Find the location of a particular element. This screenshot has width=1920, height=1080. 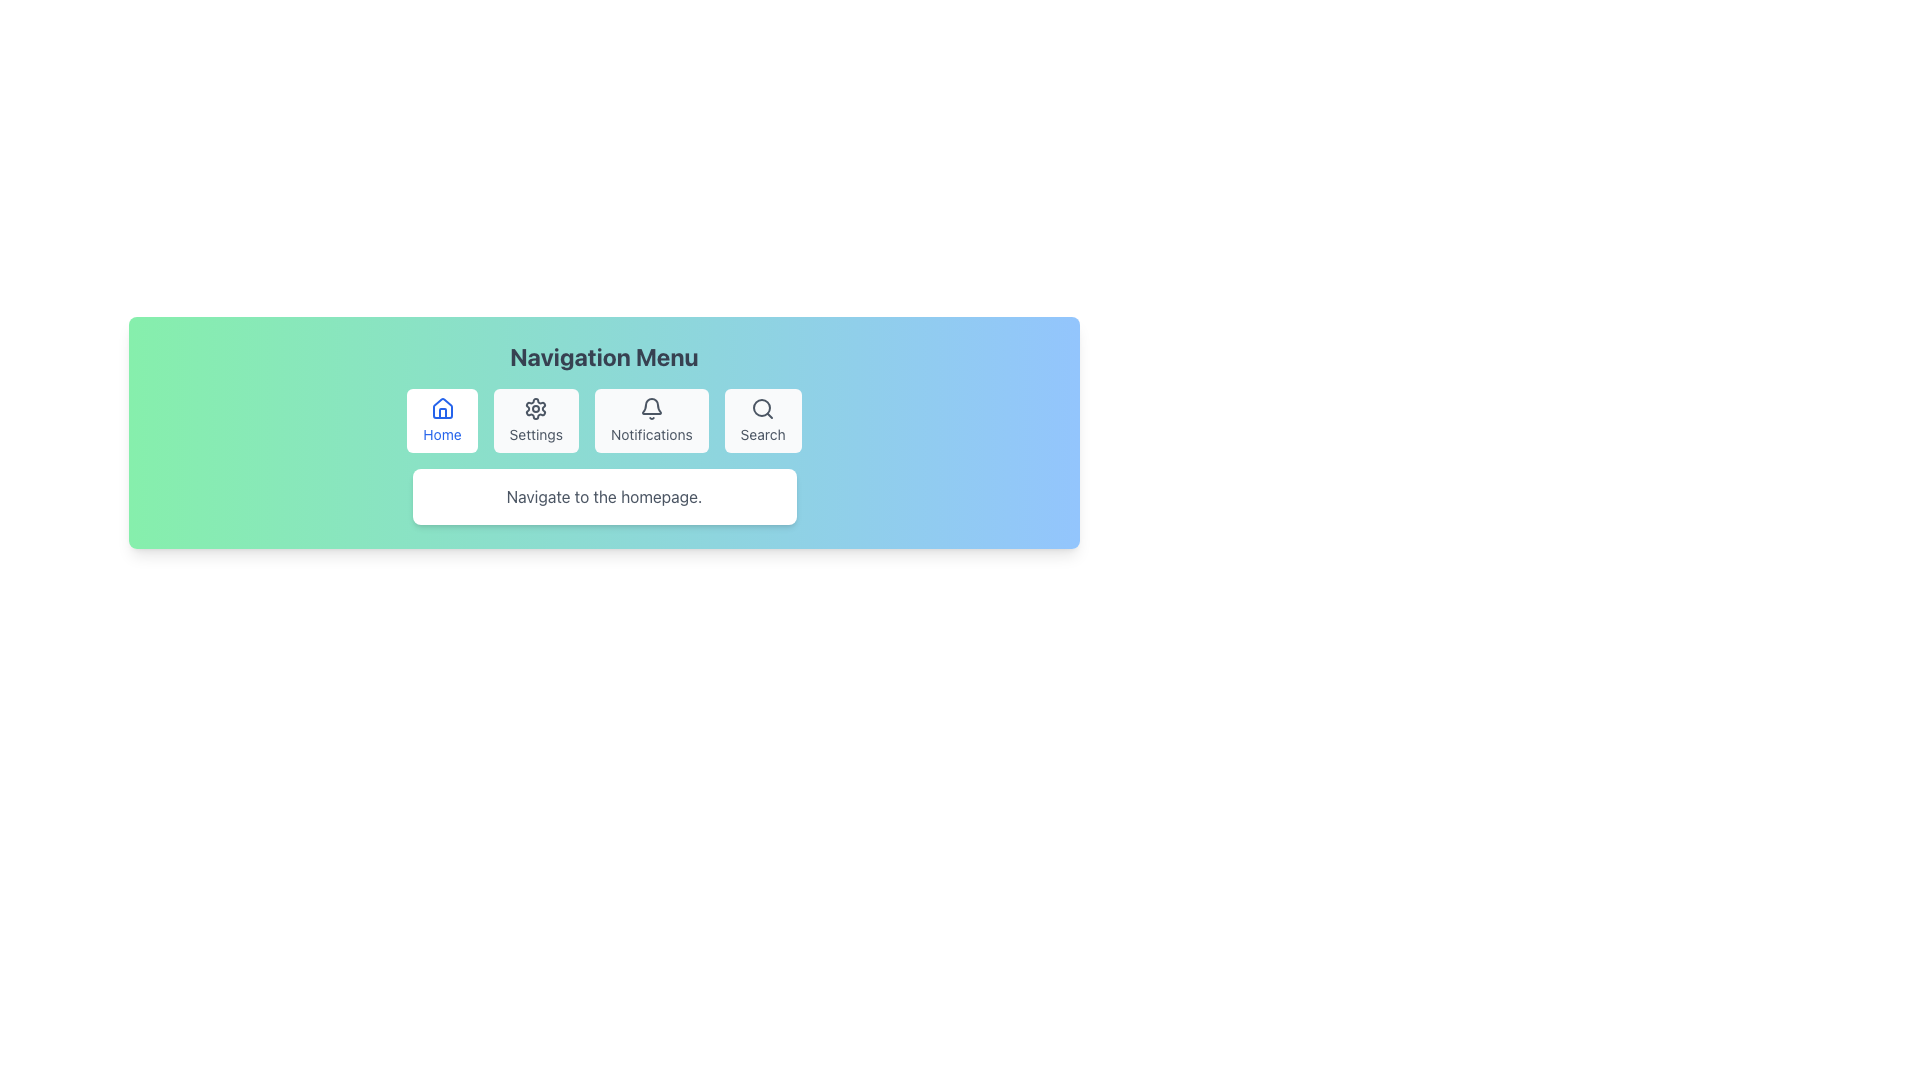

the fourth button in the horizontal navigation bar is located at coordinates (762, 419).